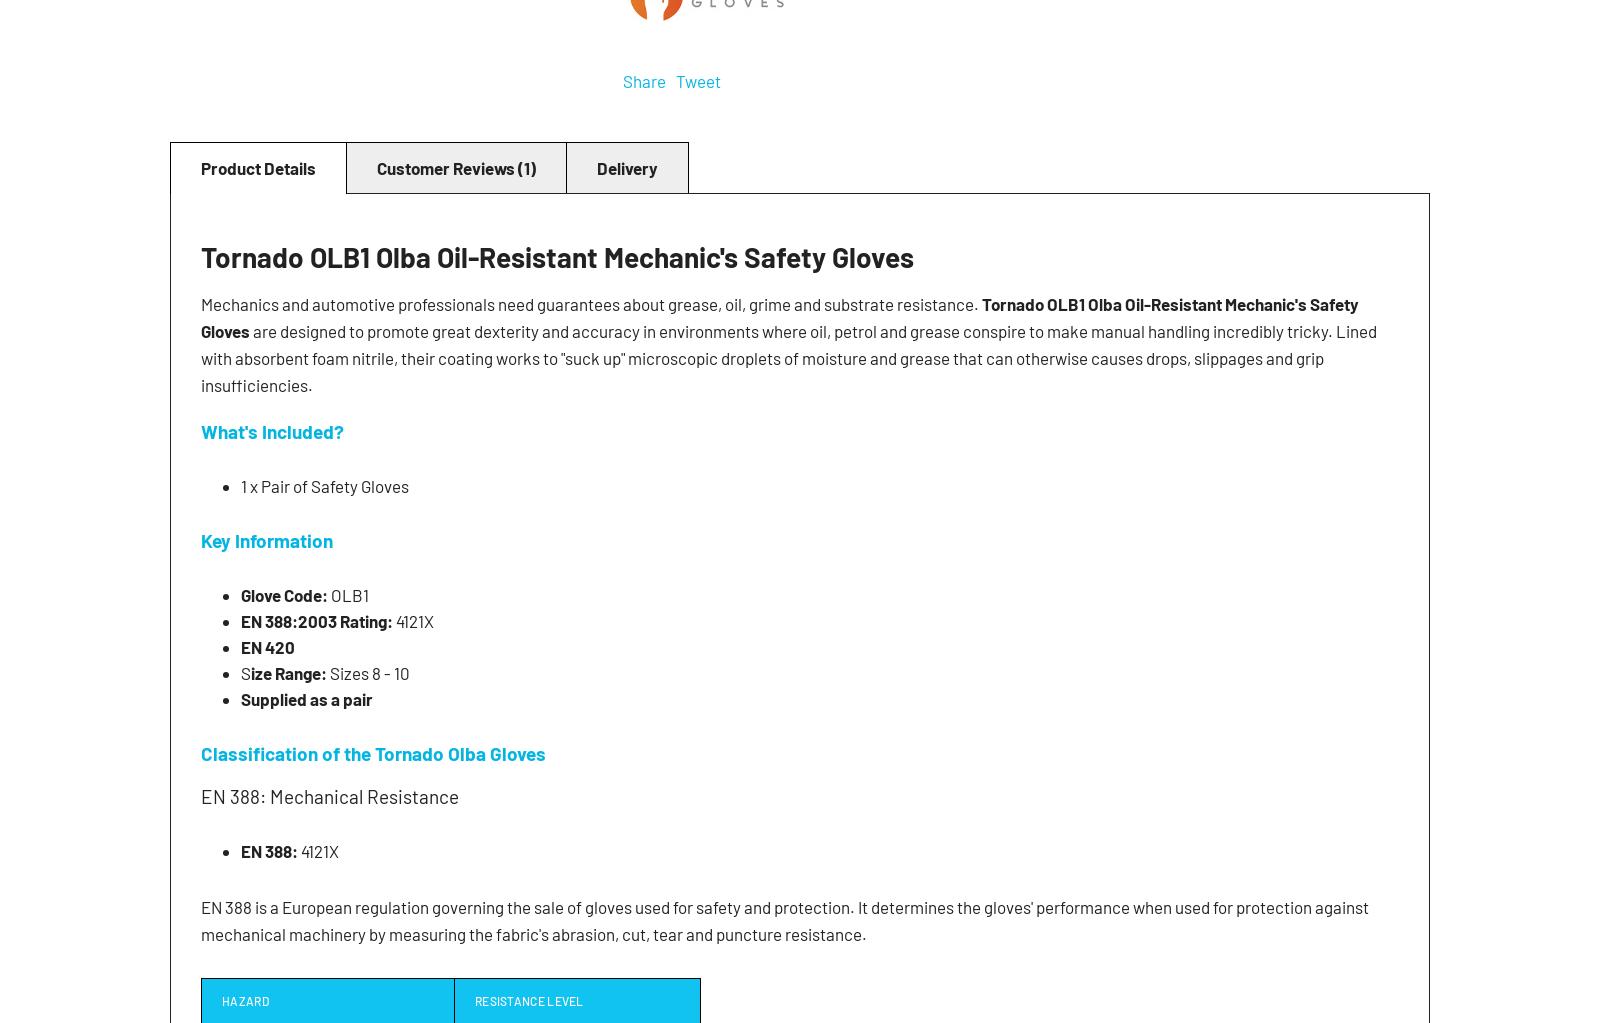  Describe the element at coordinates (316, 619) in the screenshot. I see `'EN 388:2003 Rating:'` at that location.